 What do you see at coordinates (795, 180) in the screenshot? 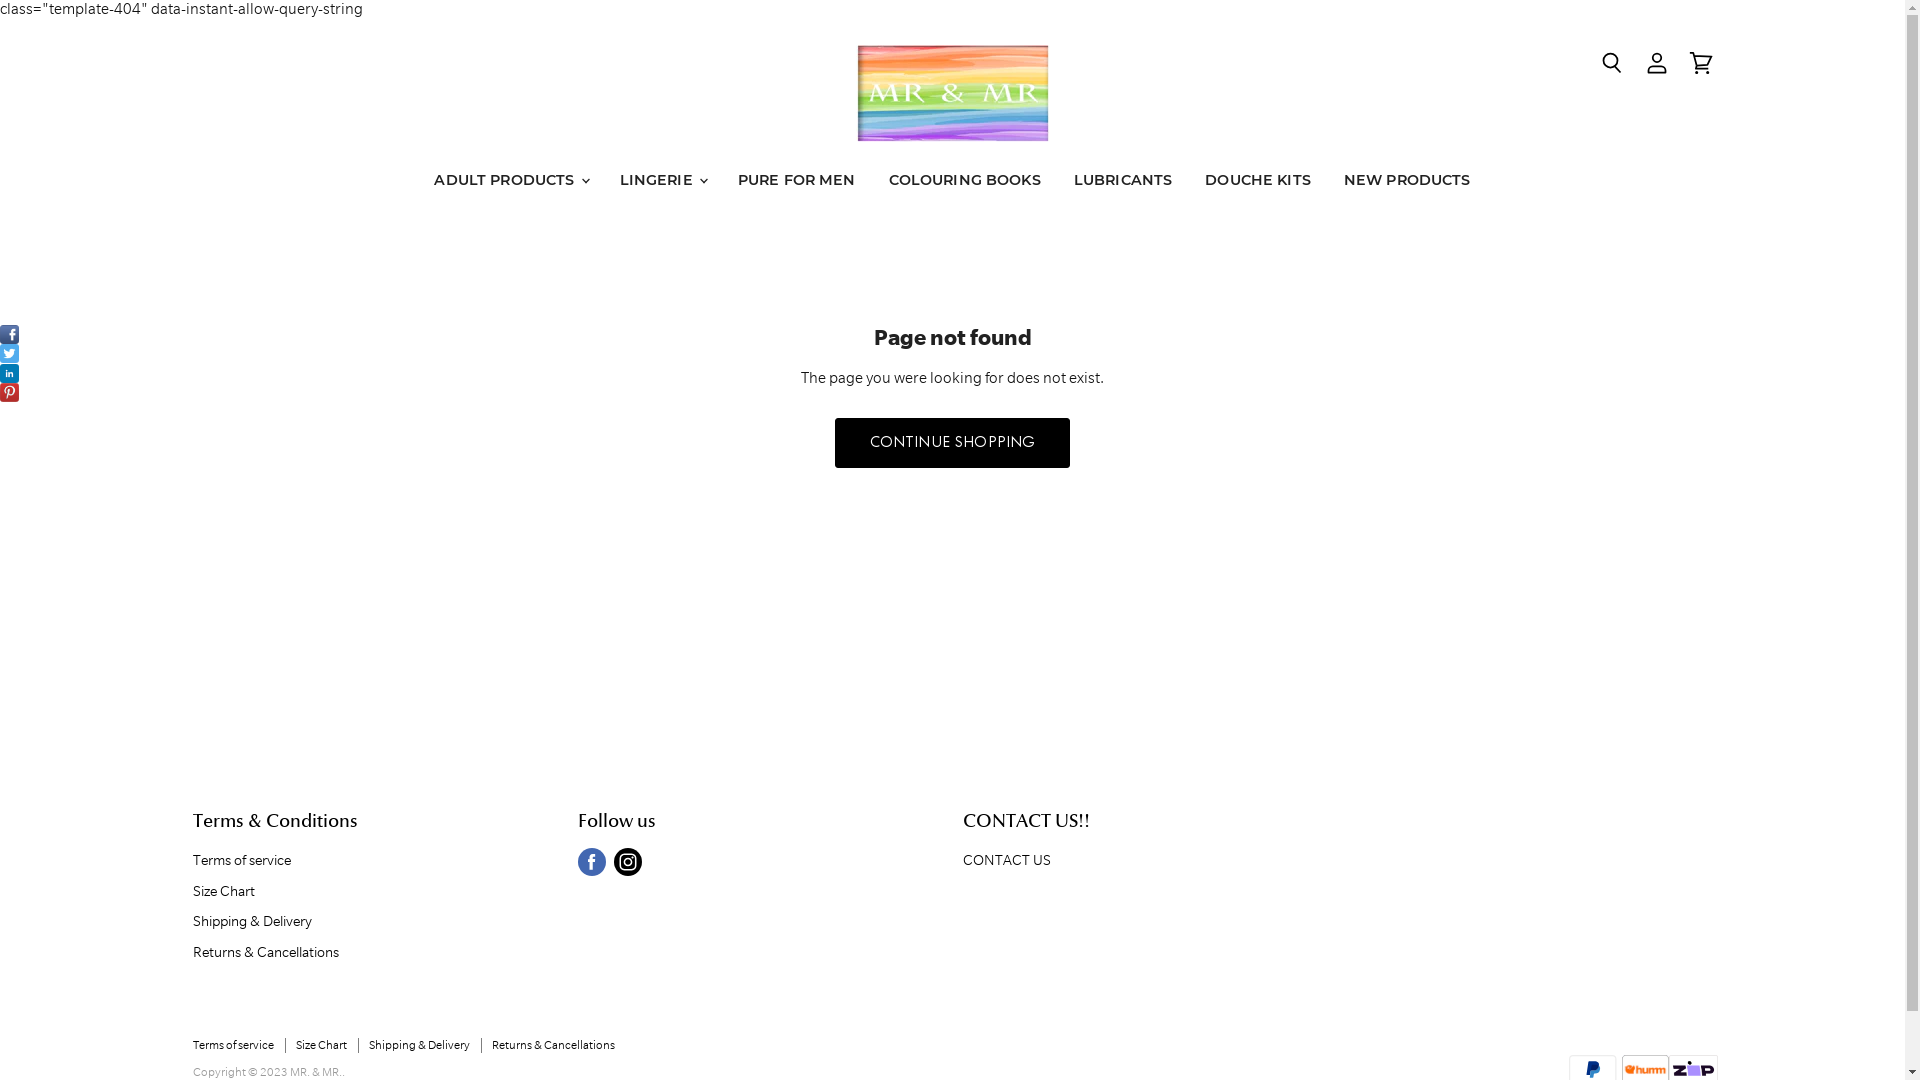
I see `'PURE FOR MEN'` at bounding box center [795, 180].